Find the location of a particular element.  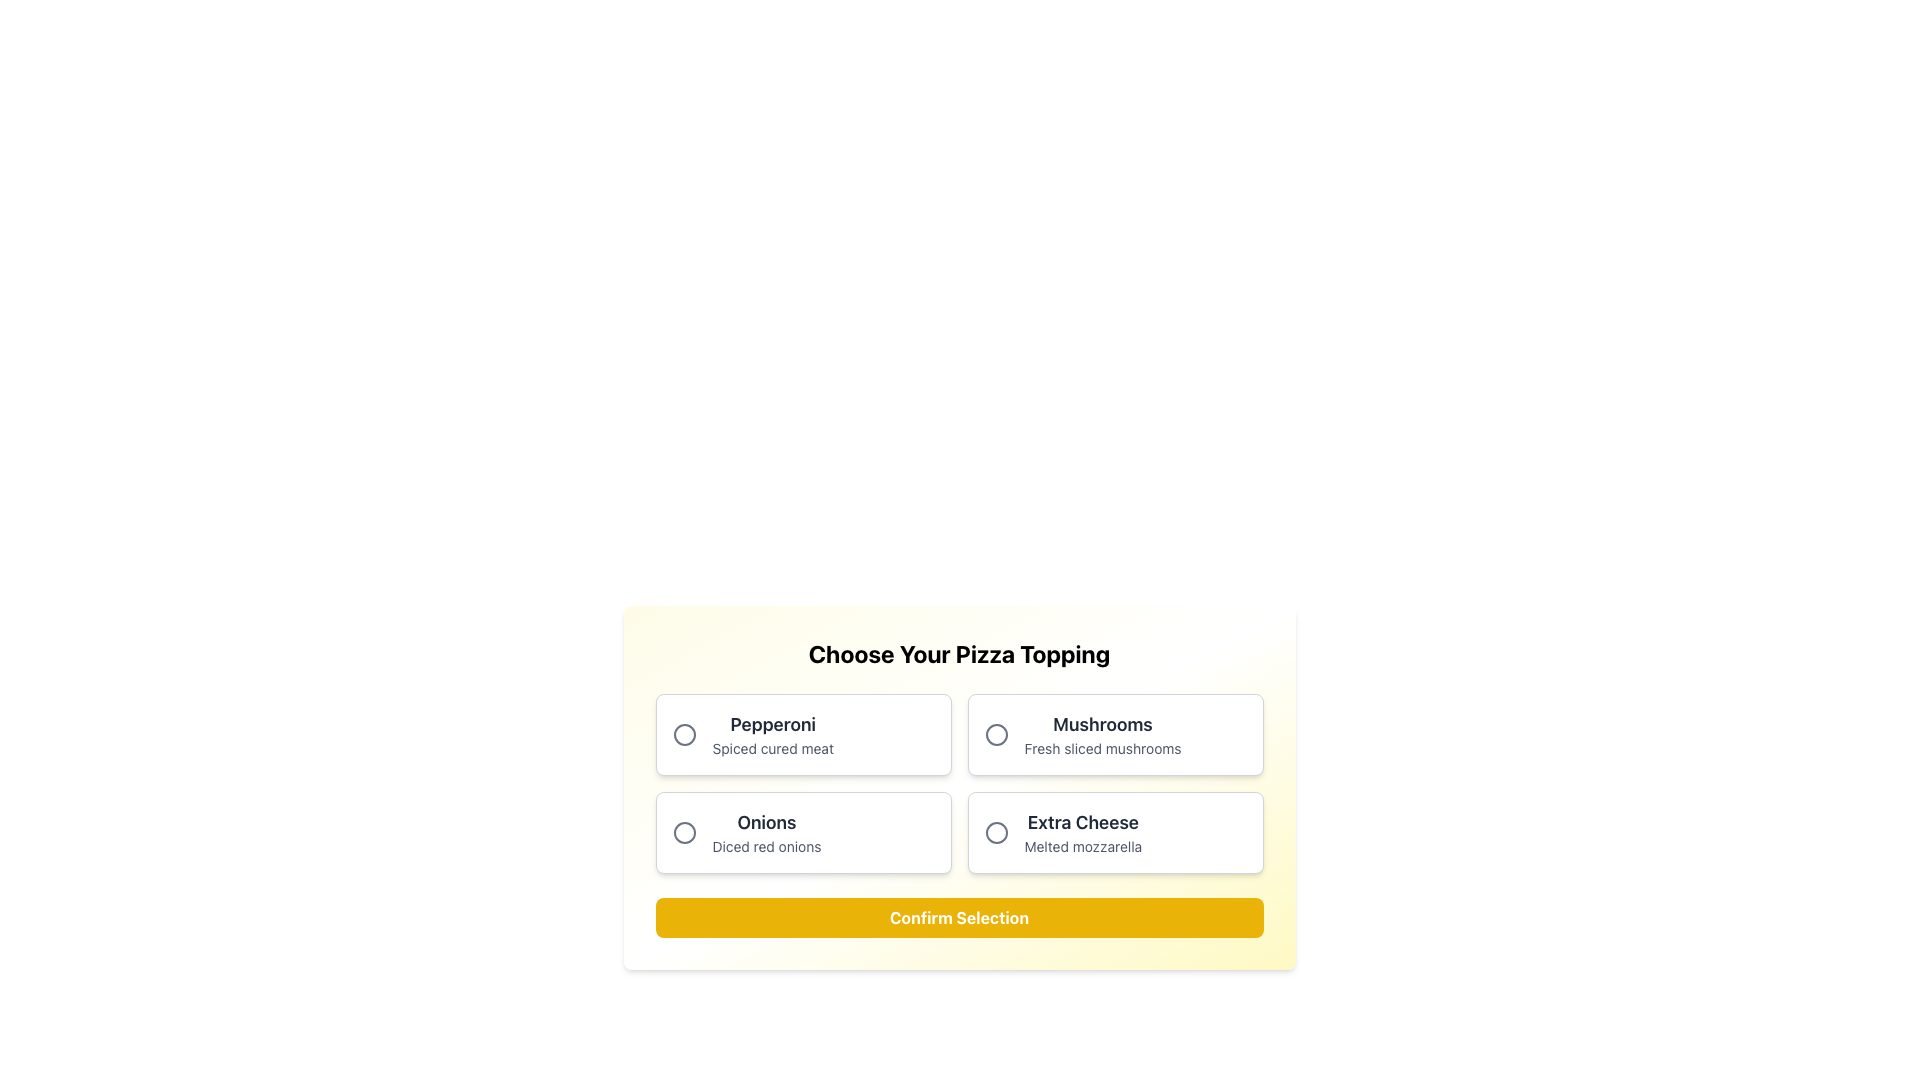

the 'Extra Cheese' Selectable Option Card located at the bottom right of the grid is located at coordinates (1114, 833).